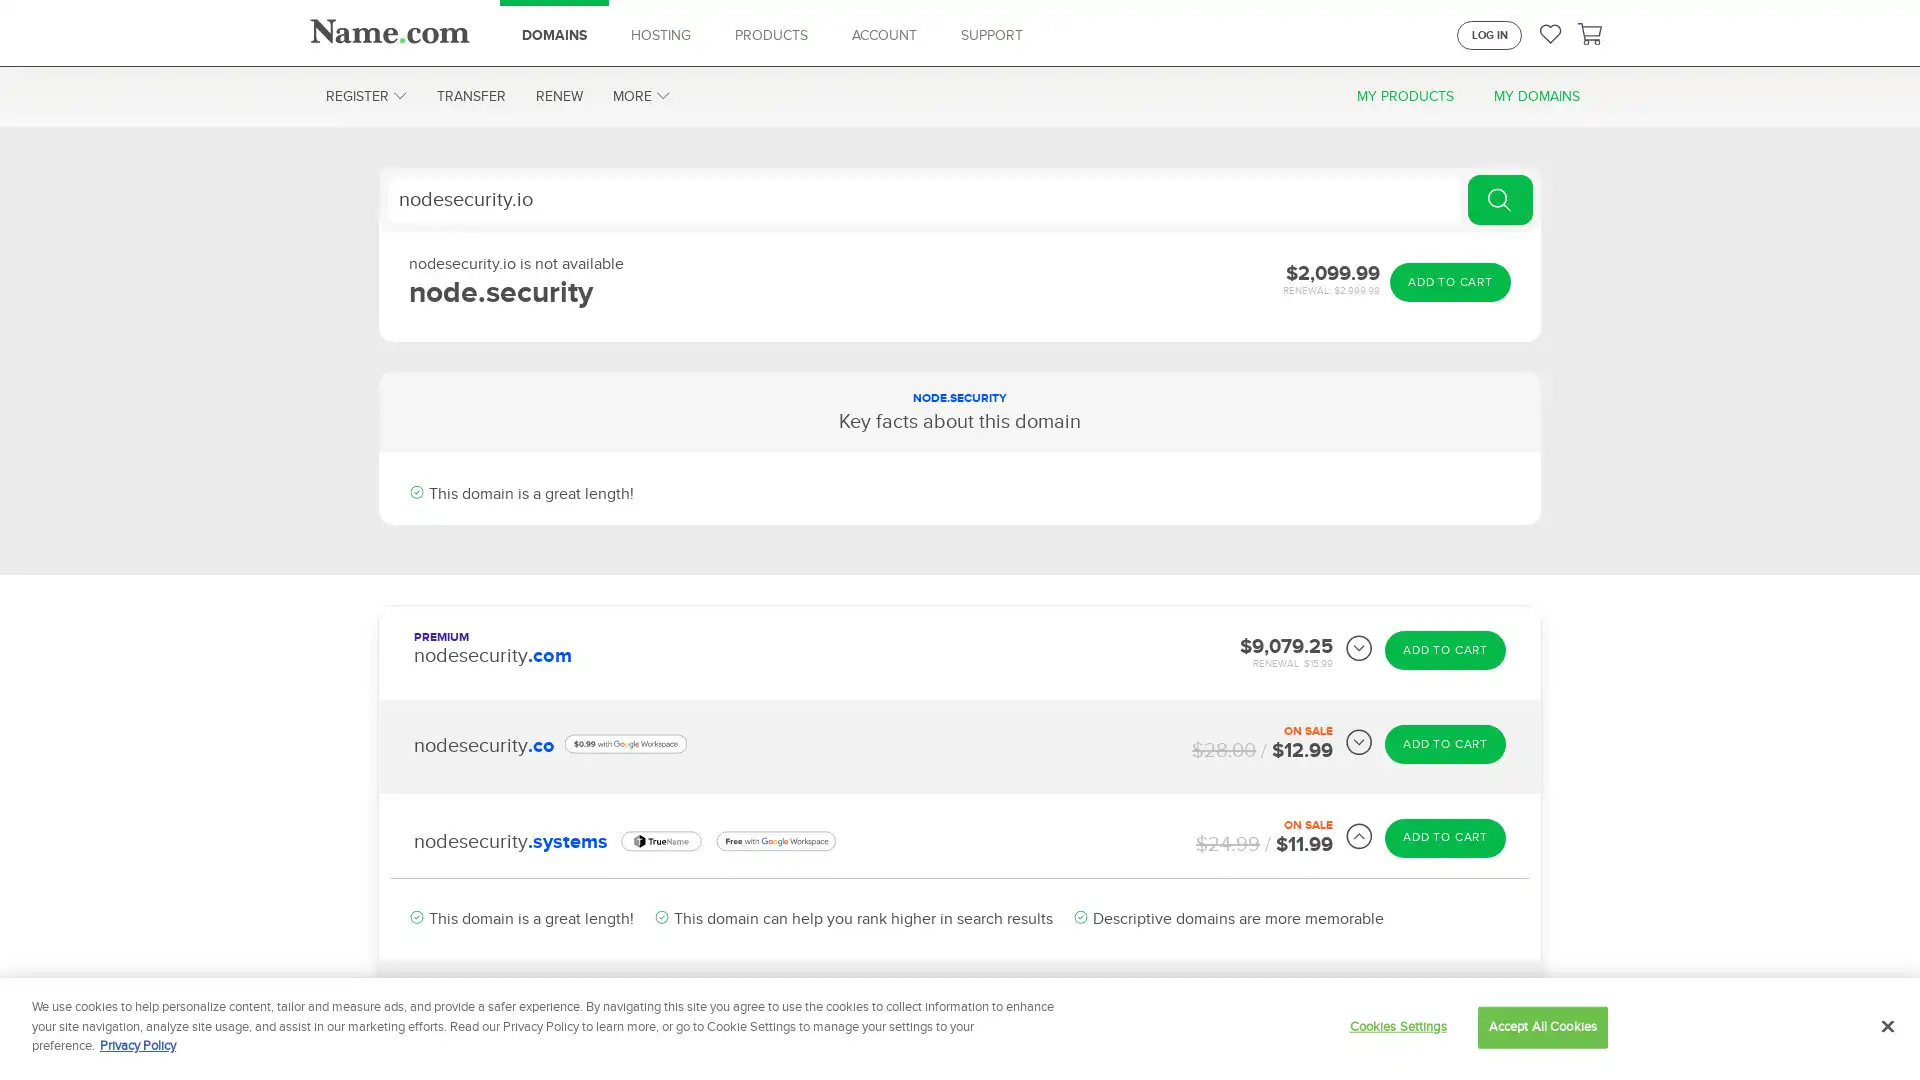  I want to click on ADD TO CART, so click(1445, 837).